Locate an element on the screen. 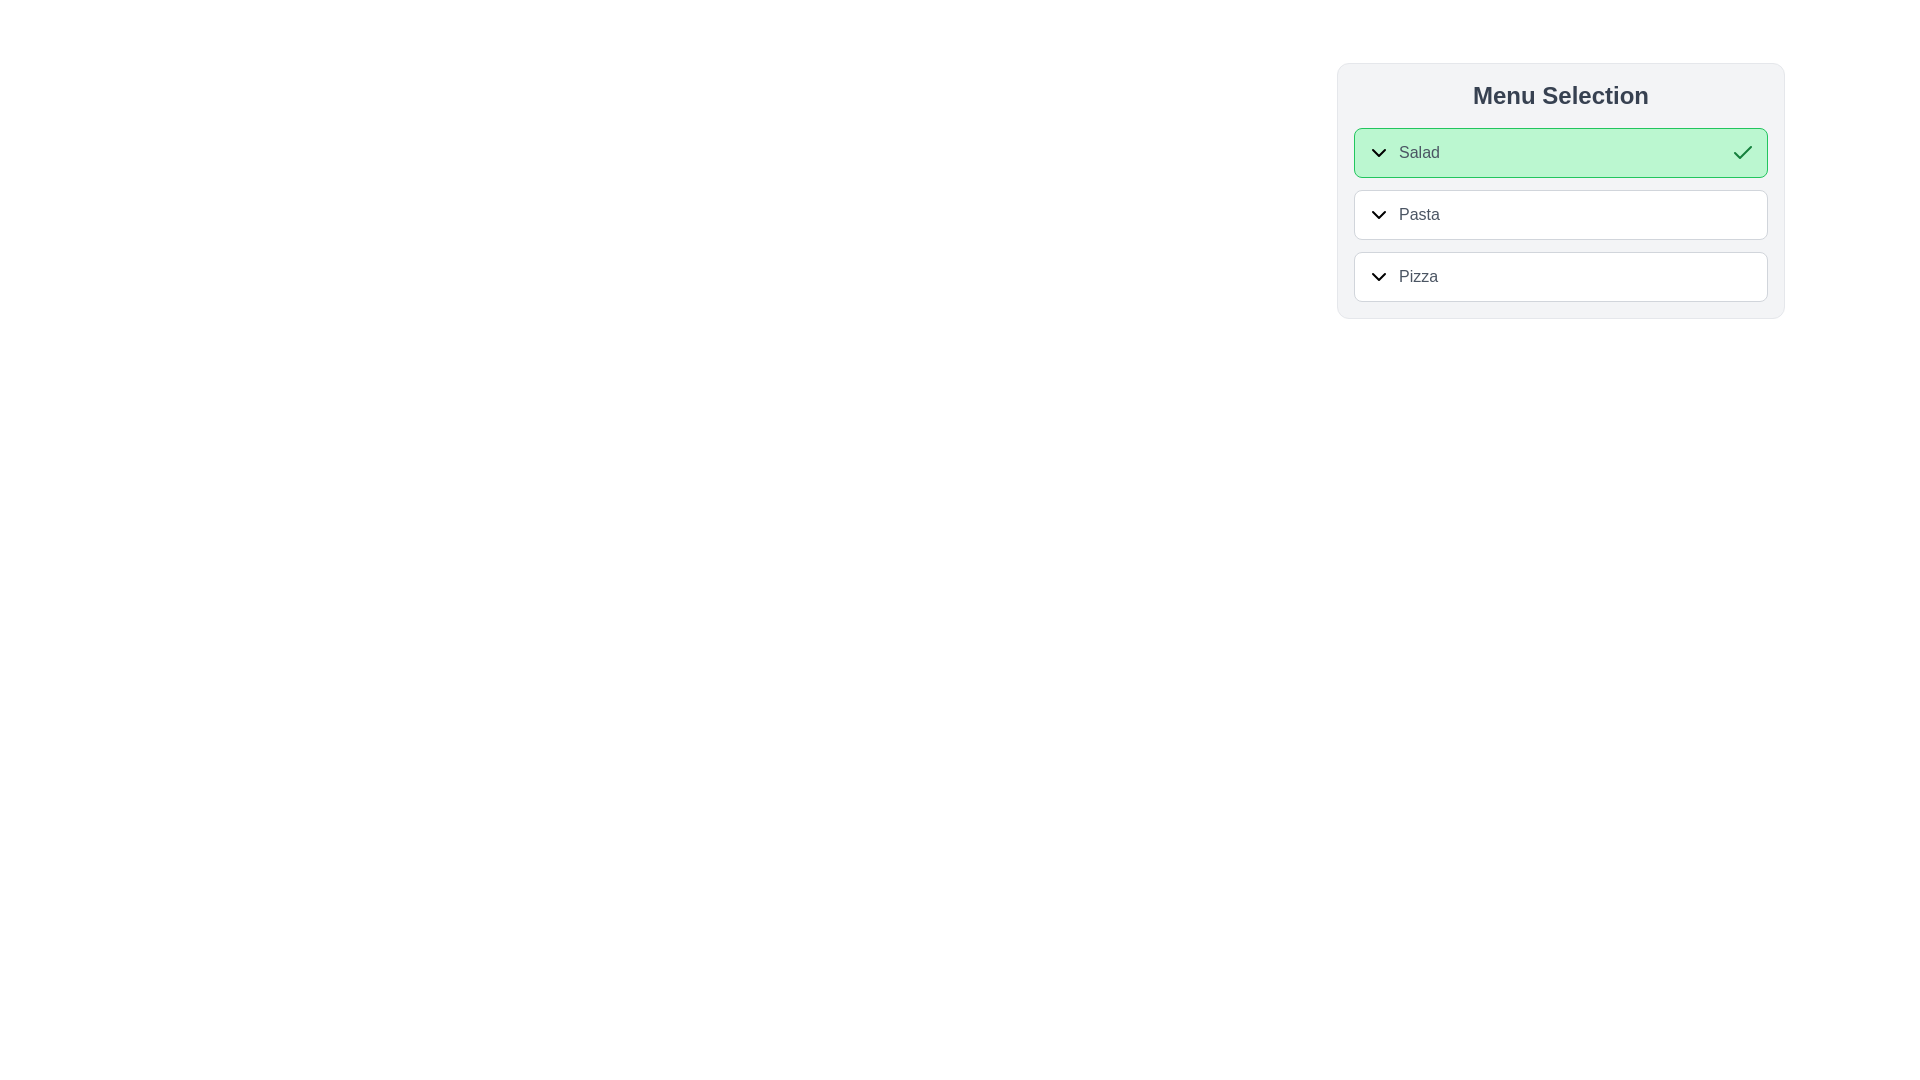 The image size is (1920, 1080). the second button in the menu selection interface is located at coordinates (1559, 215).